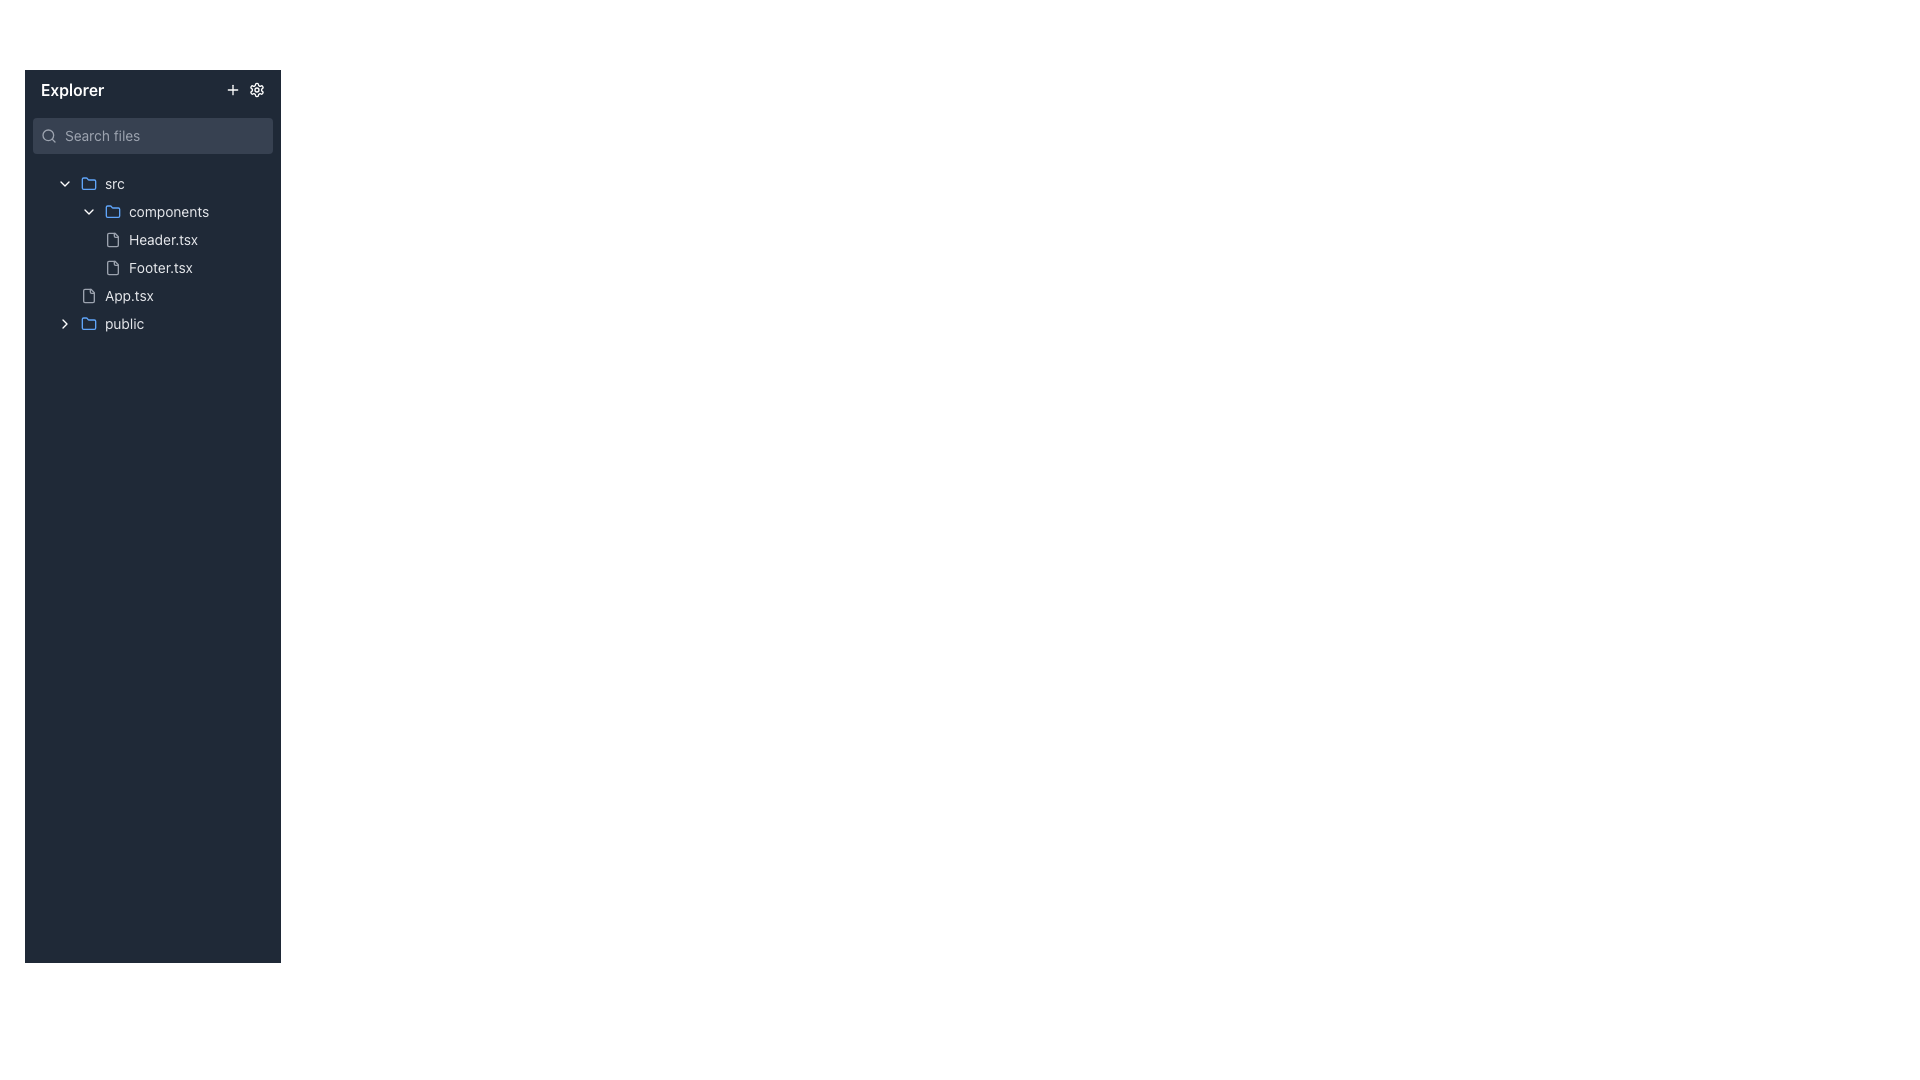 The height and width of the screenshot is (1080, 1920). Describe the element at coordinates (161, 238) in the screenshot. I see `the 'Header.tsx' text label representing a file` at that location.